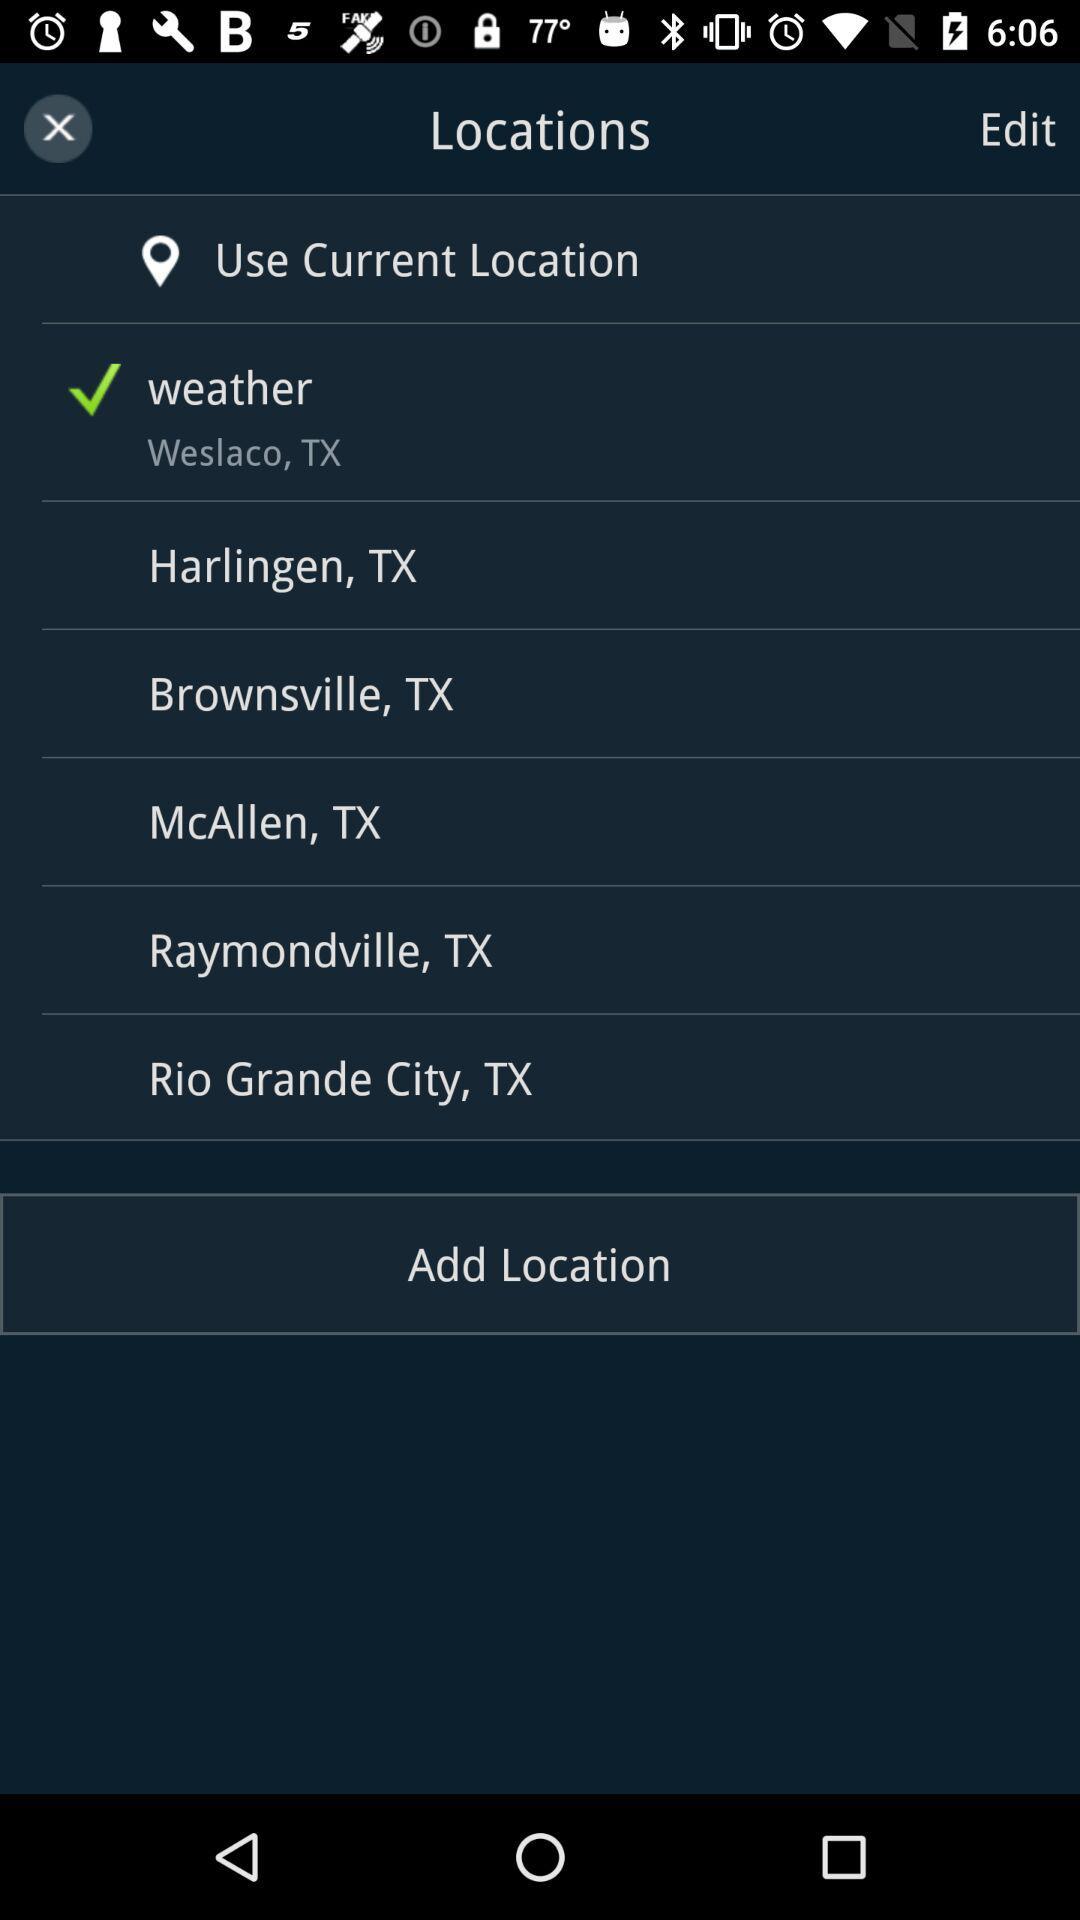  Describe the element at coordinates (547, 821) in the screenshot. I see `tap on the location given as mcallen tx` at that location.